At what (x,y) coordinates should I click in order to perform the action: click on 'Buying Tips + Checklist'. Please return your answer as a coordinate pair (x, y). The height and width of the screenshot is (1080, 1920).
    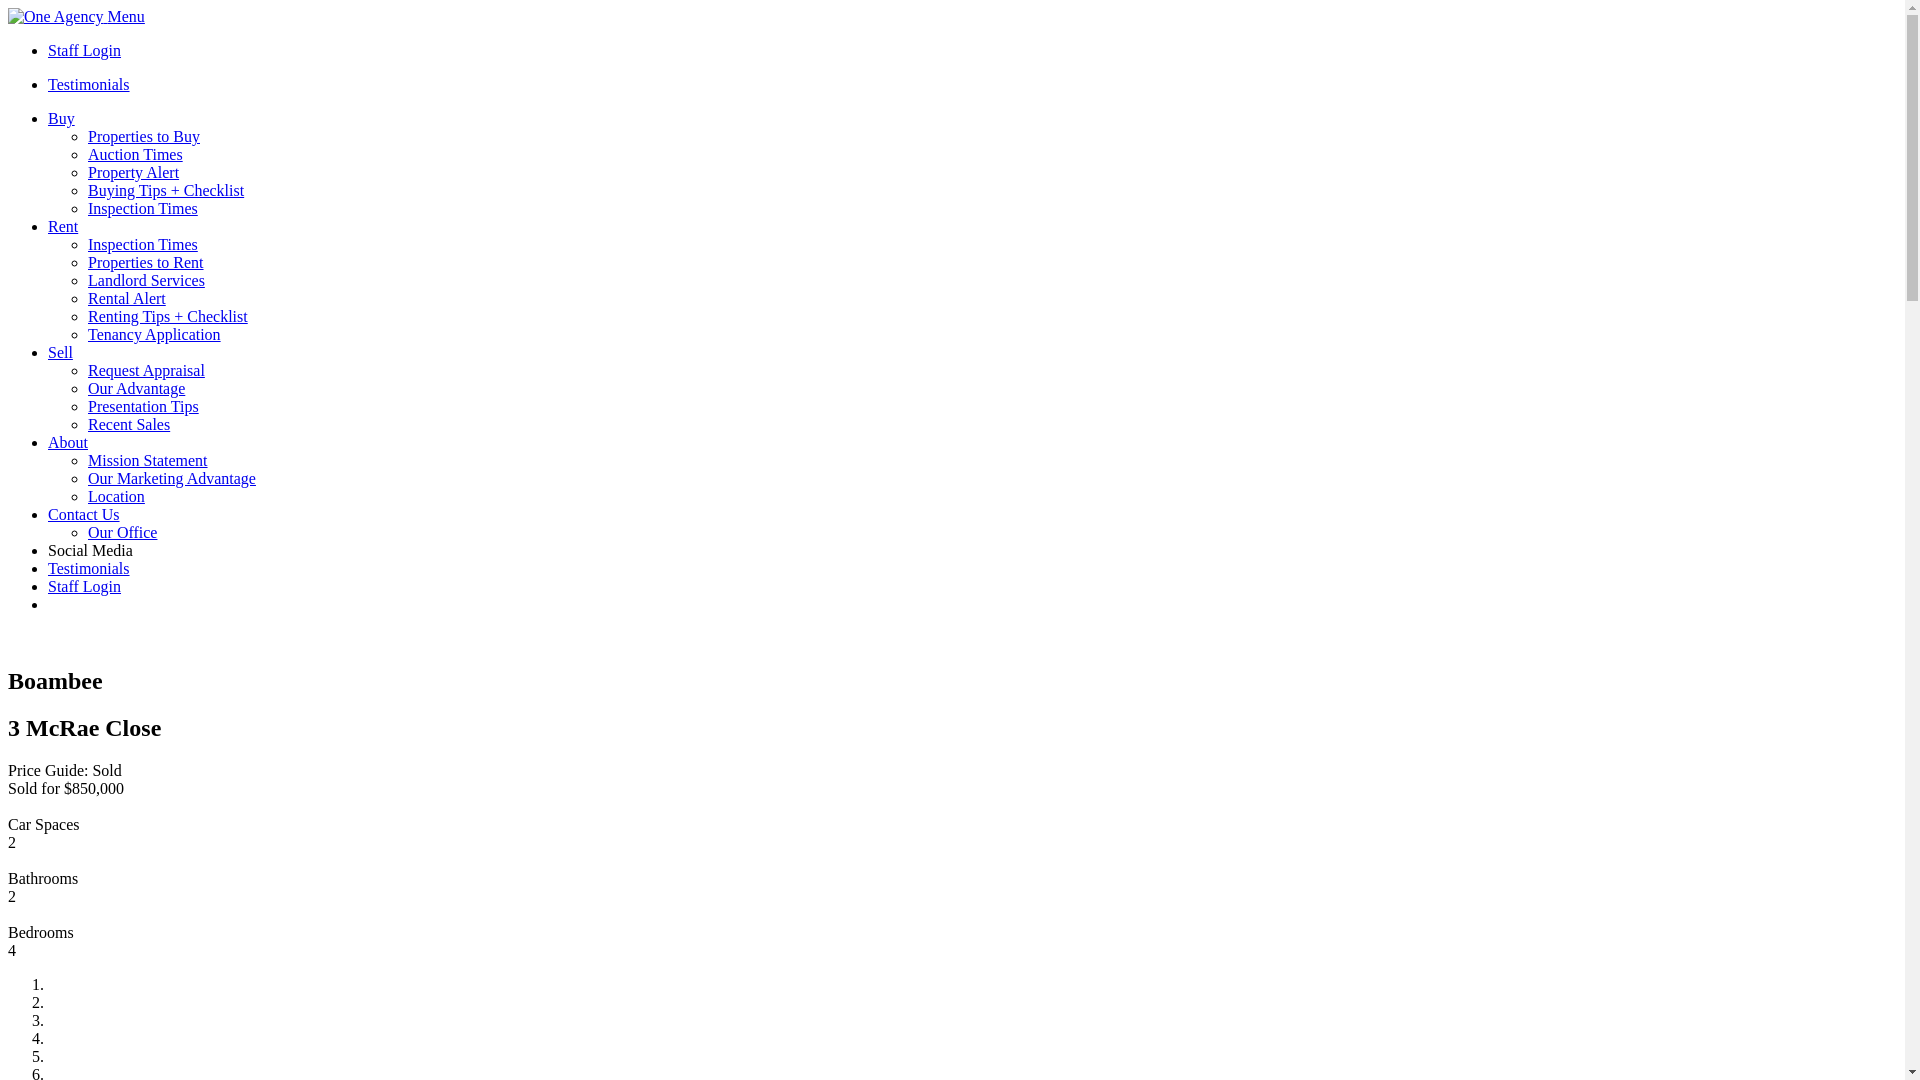
    Looking at the image, I should click on (86, 190).